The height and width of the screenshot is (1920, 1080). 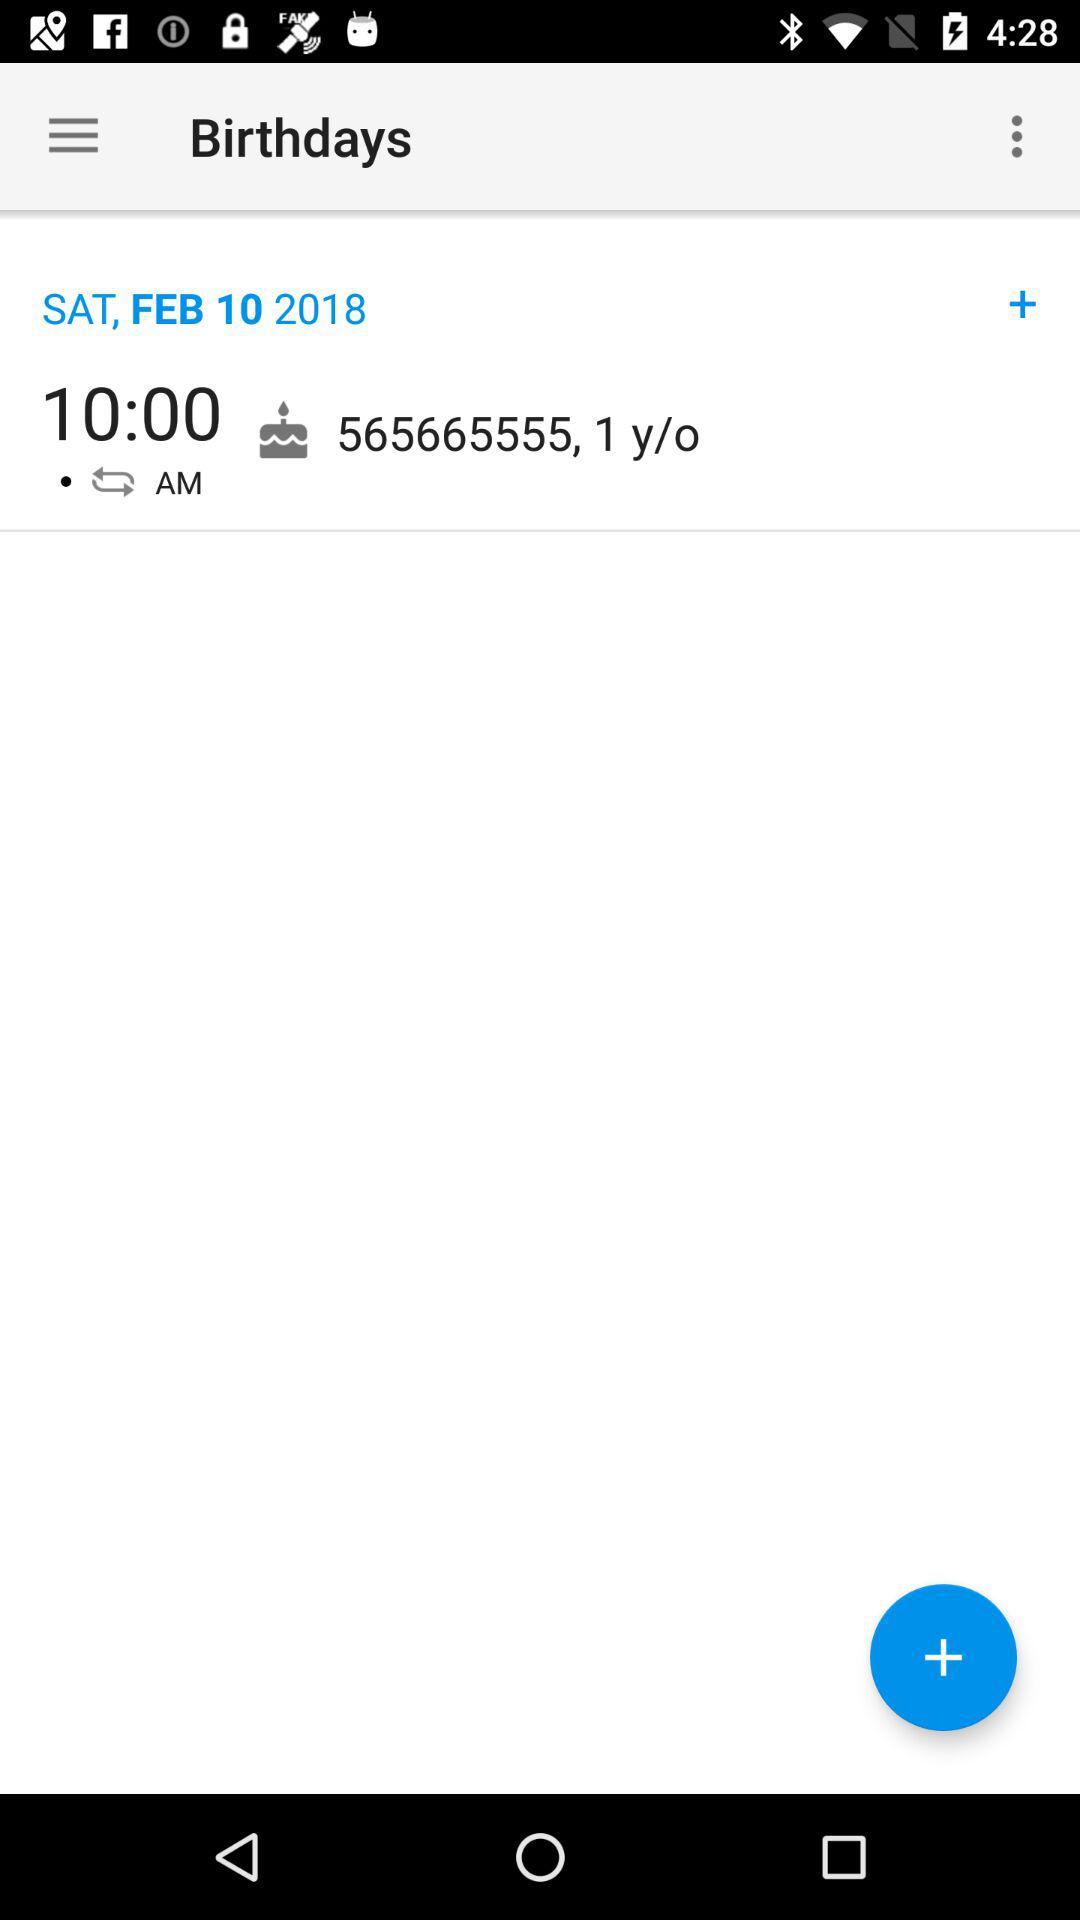 I want to click on icon to the right of sat feb 10, so click(x=1022, y=282).